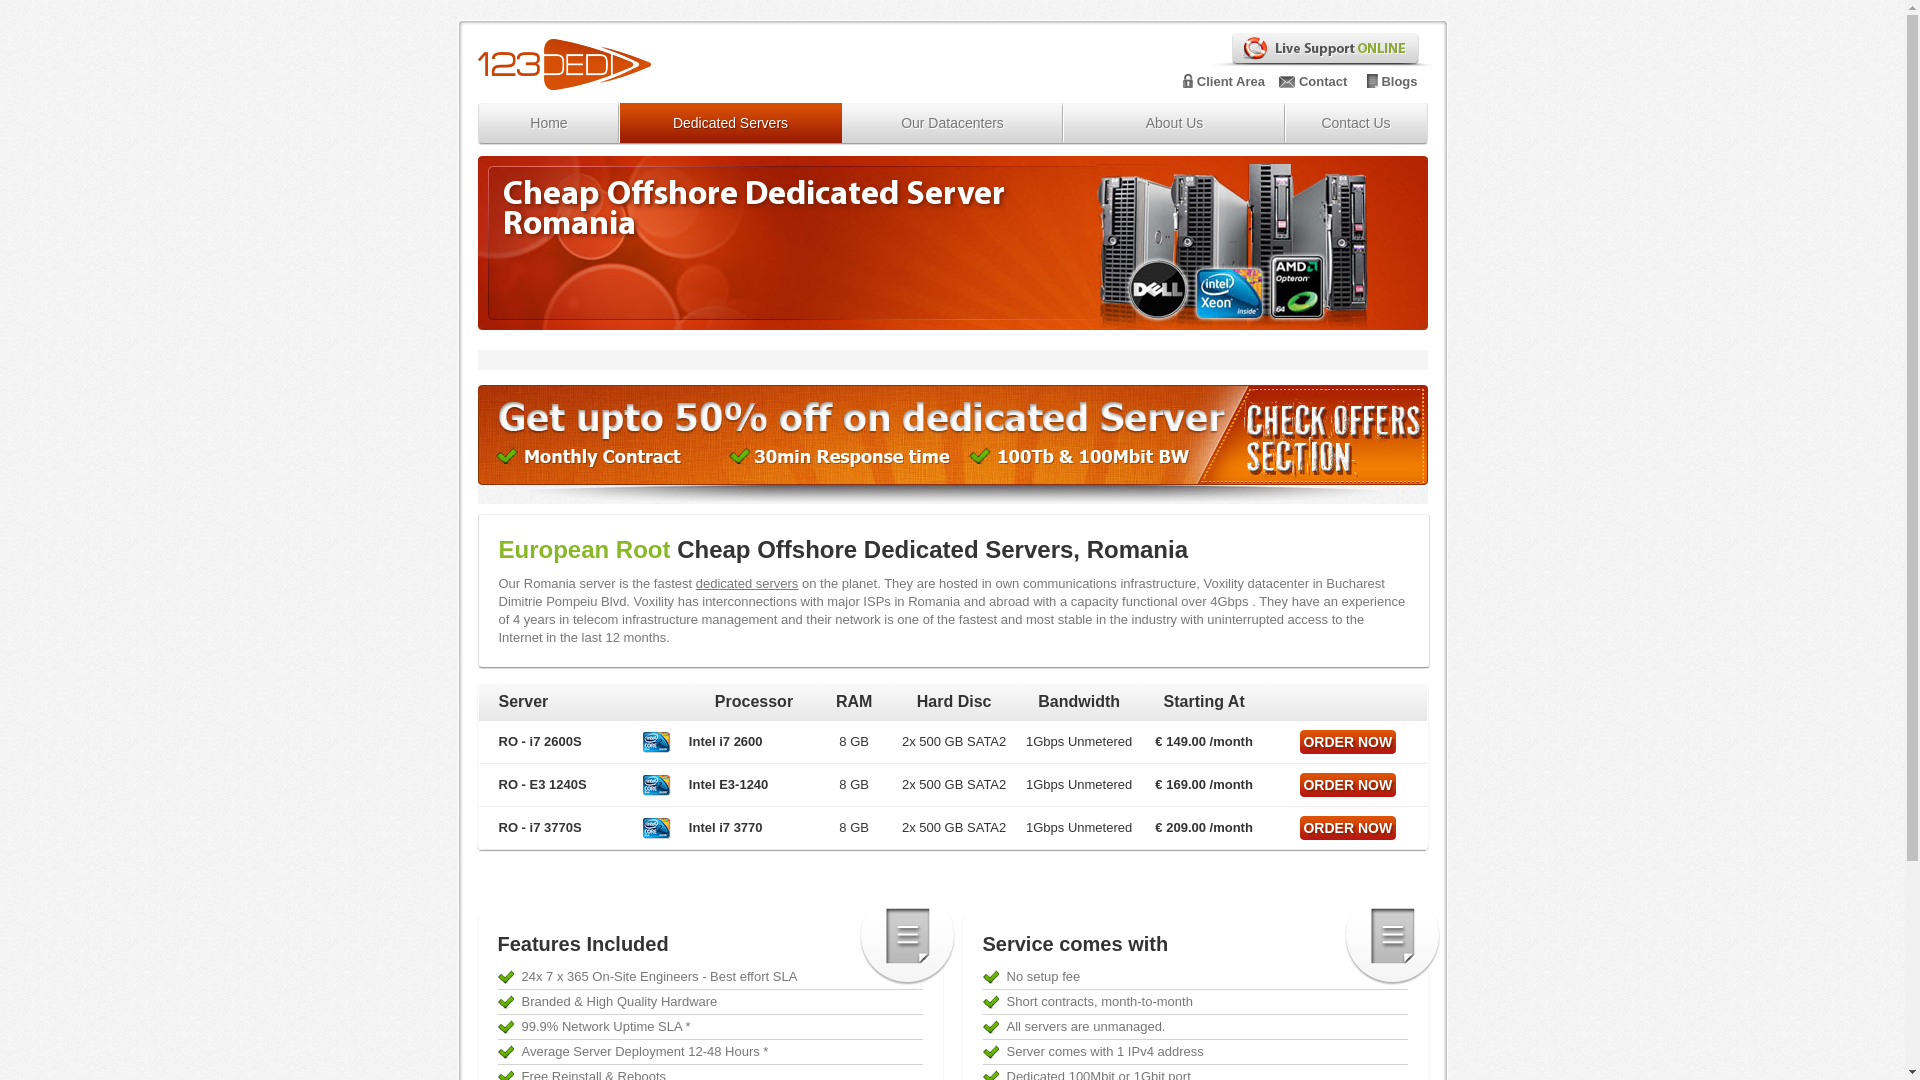  What do you see at coordinates (1397, 80) in the screenshot?
I see `'Blogs'` at bounding box center [1397, 80].